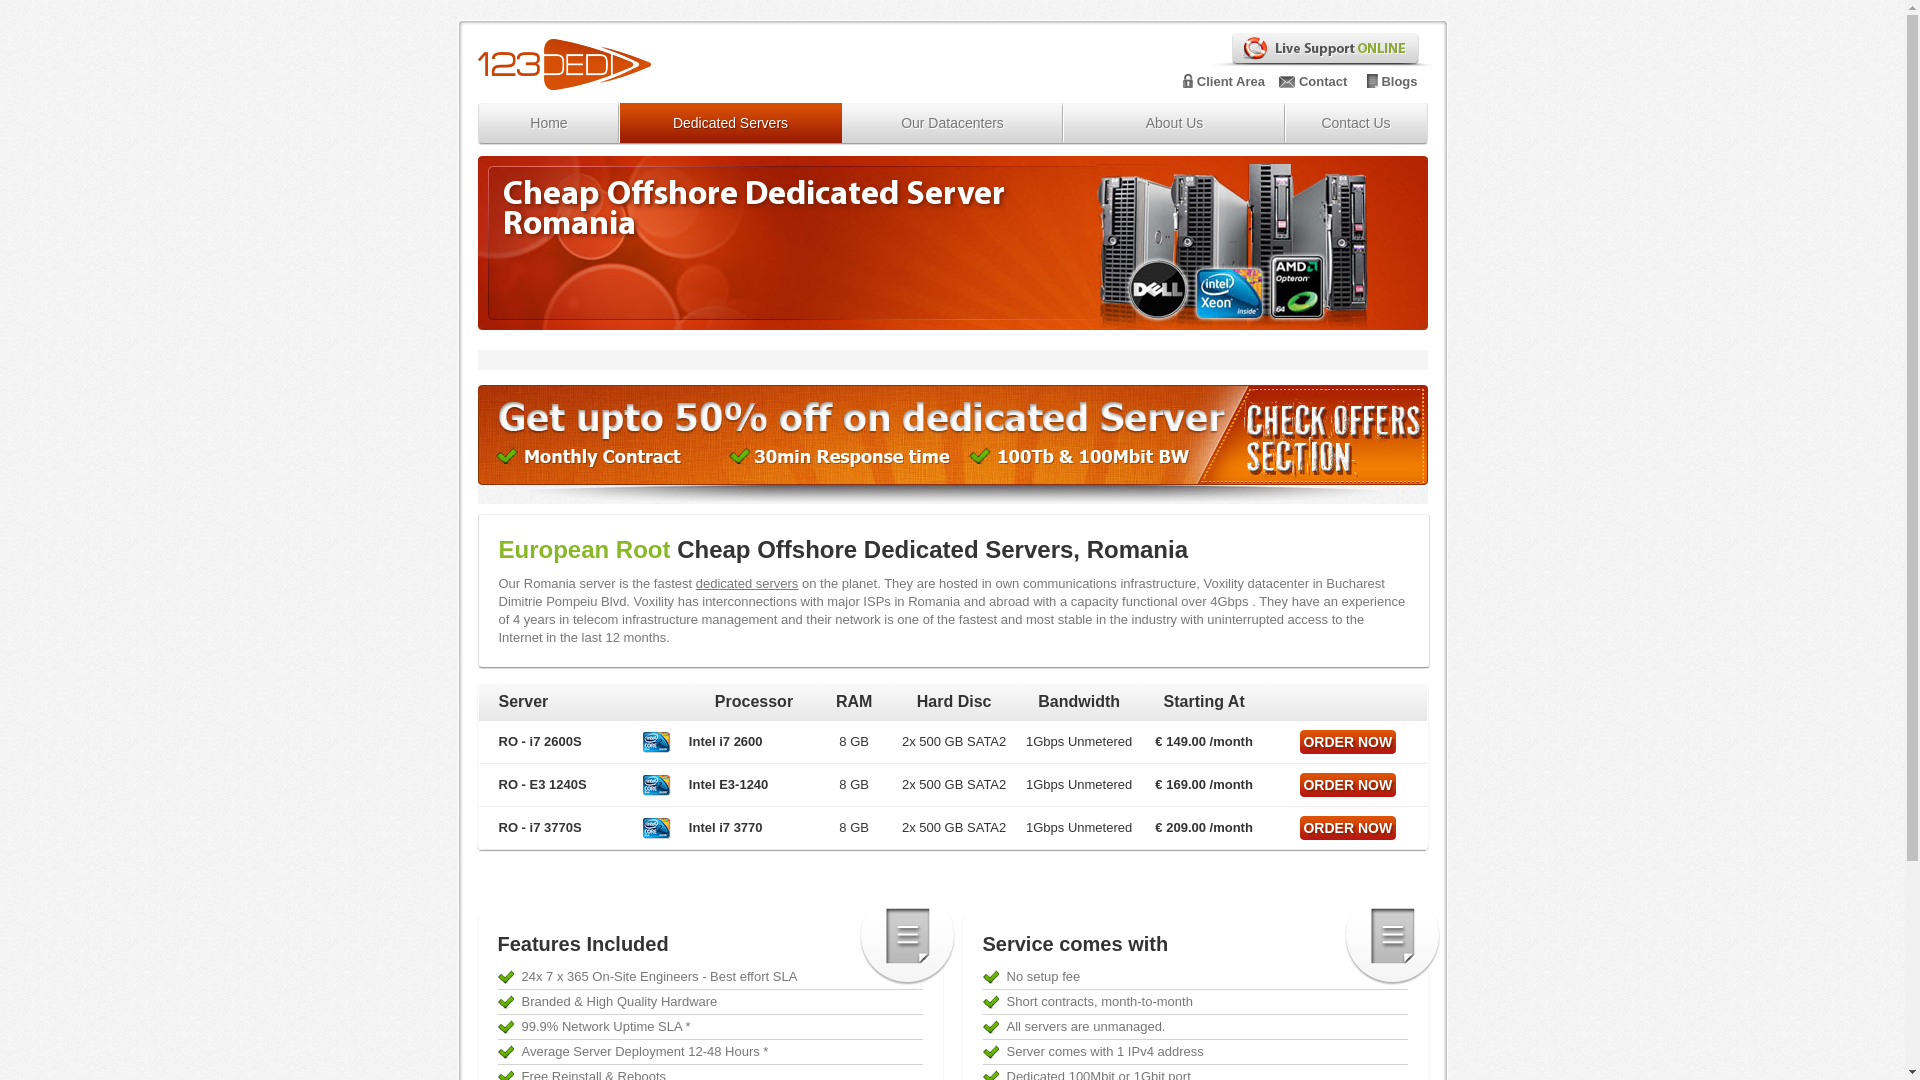  What do you see at coordinates (1397, 80) in the screenshot?
I see `'Blogs'` at bounding box center [1397, 80].